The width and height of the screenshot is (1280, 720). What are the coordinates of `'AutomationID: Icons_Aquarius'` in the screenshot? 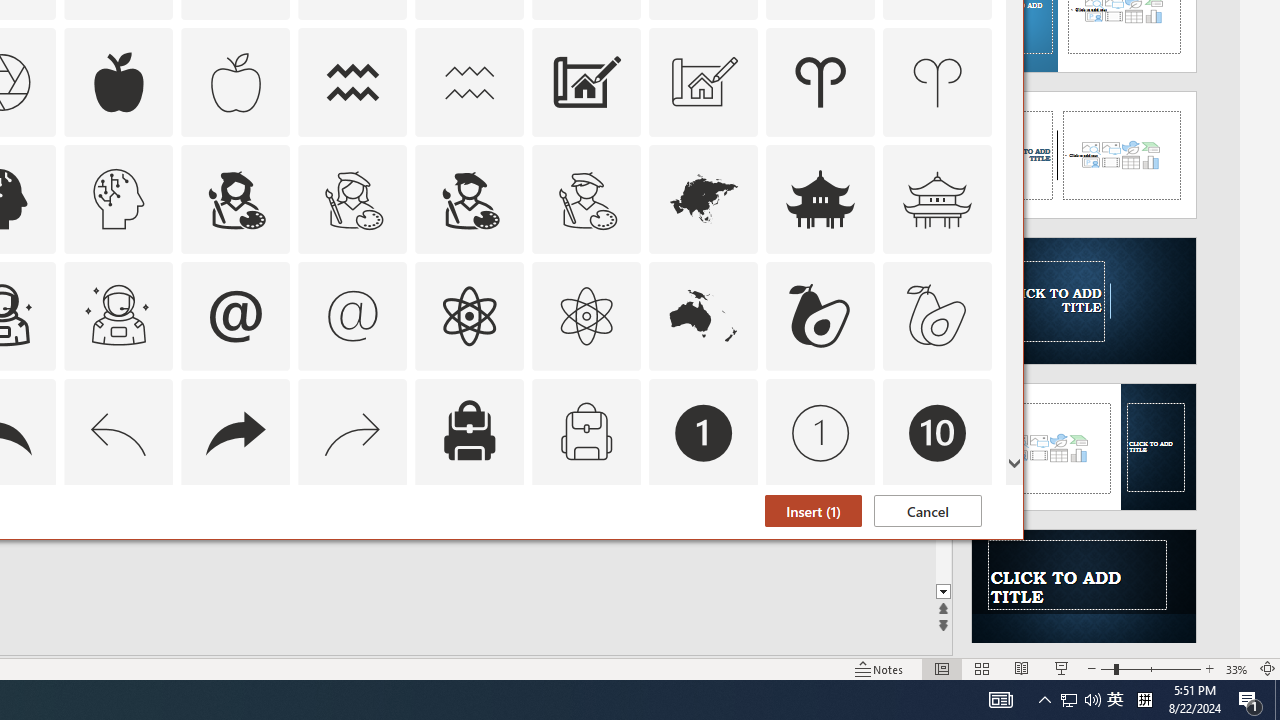 It's located at (353, 81).